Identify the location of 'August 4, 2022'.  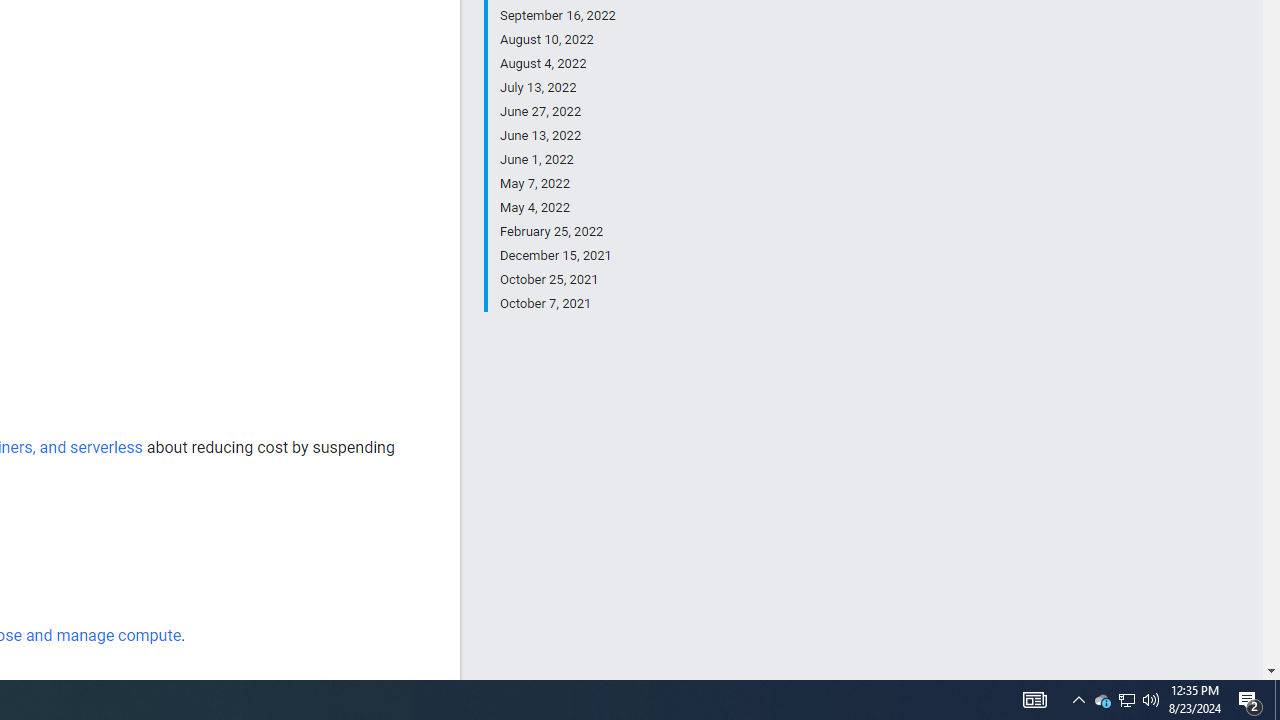
(557, 63).